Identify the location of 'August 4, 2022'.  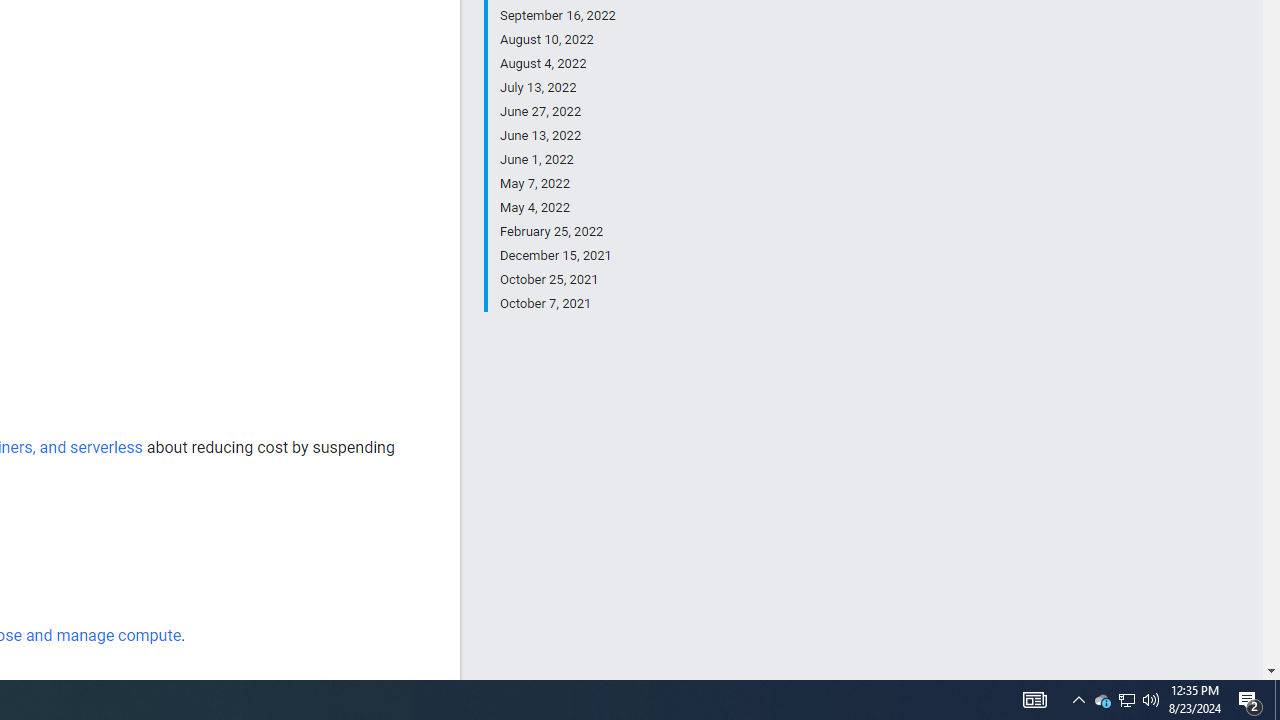
(557, 63).